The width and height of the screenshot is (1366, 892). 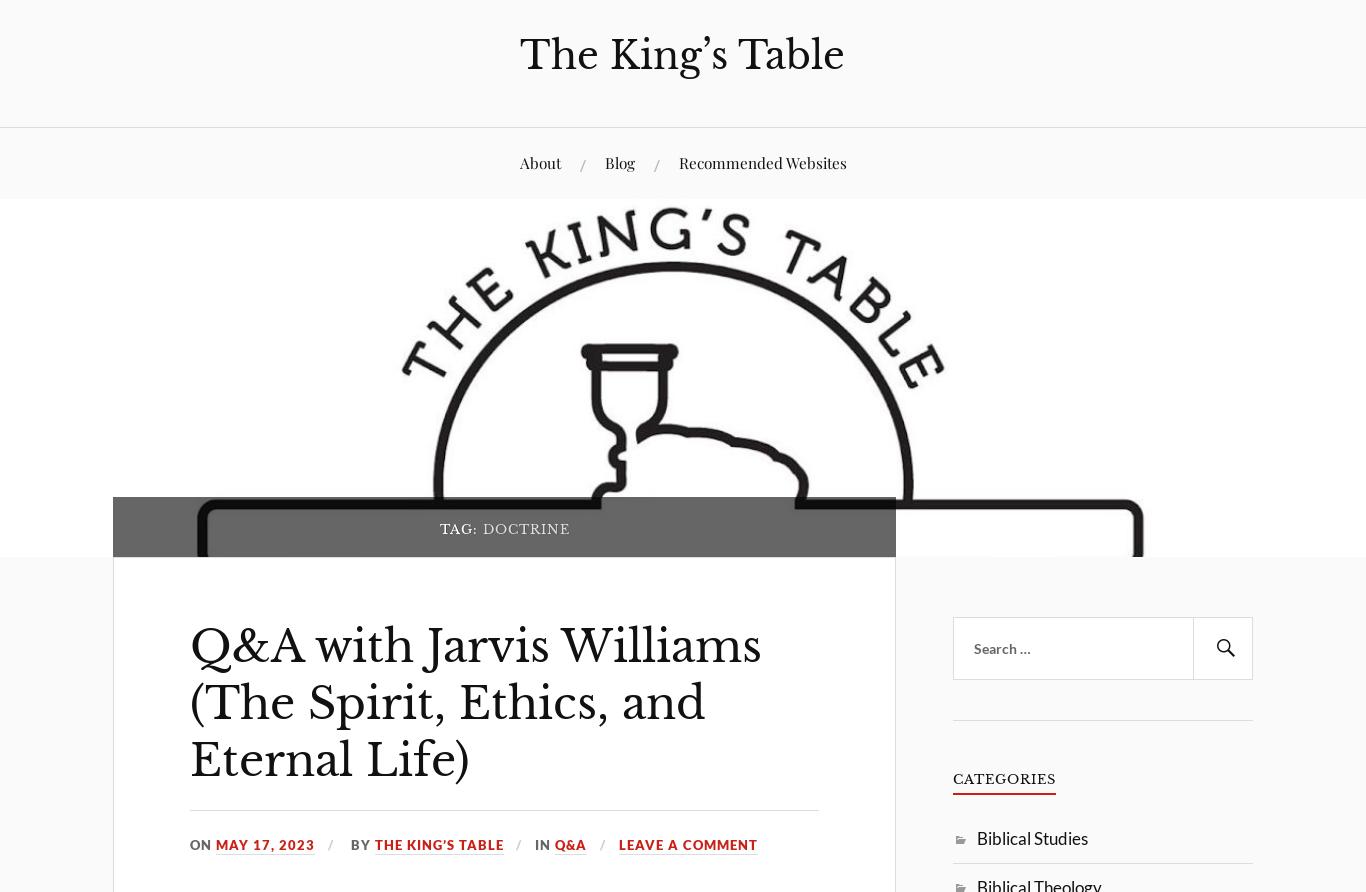 I want to click on 'Leave a comment', so click(x=687, y=843).